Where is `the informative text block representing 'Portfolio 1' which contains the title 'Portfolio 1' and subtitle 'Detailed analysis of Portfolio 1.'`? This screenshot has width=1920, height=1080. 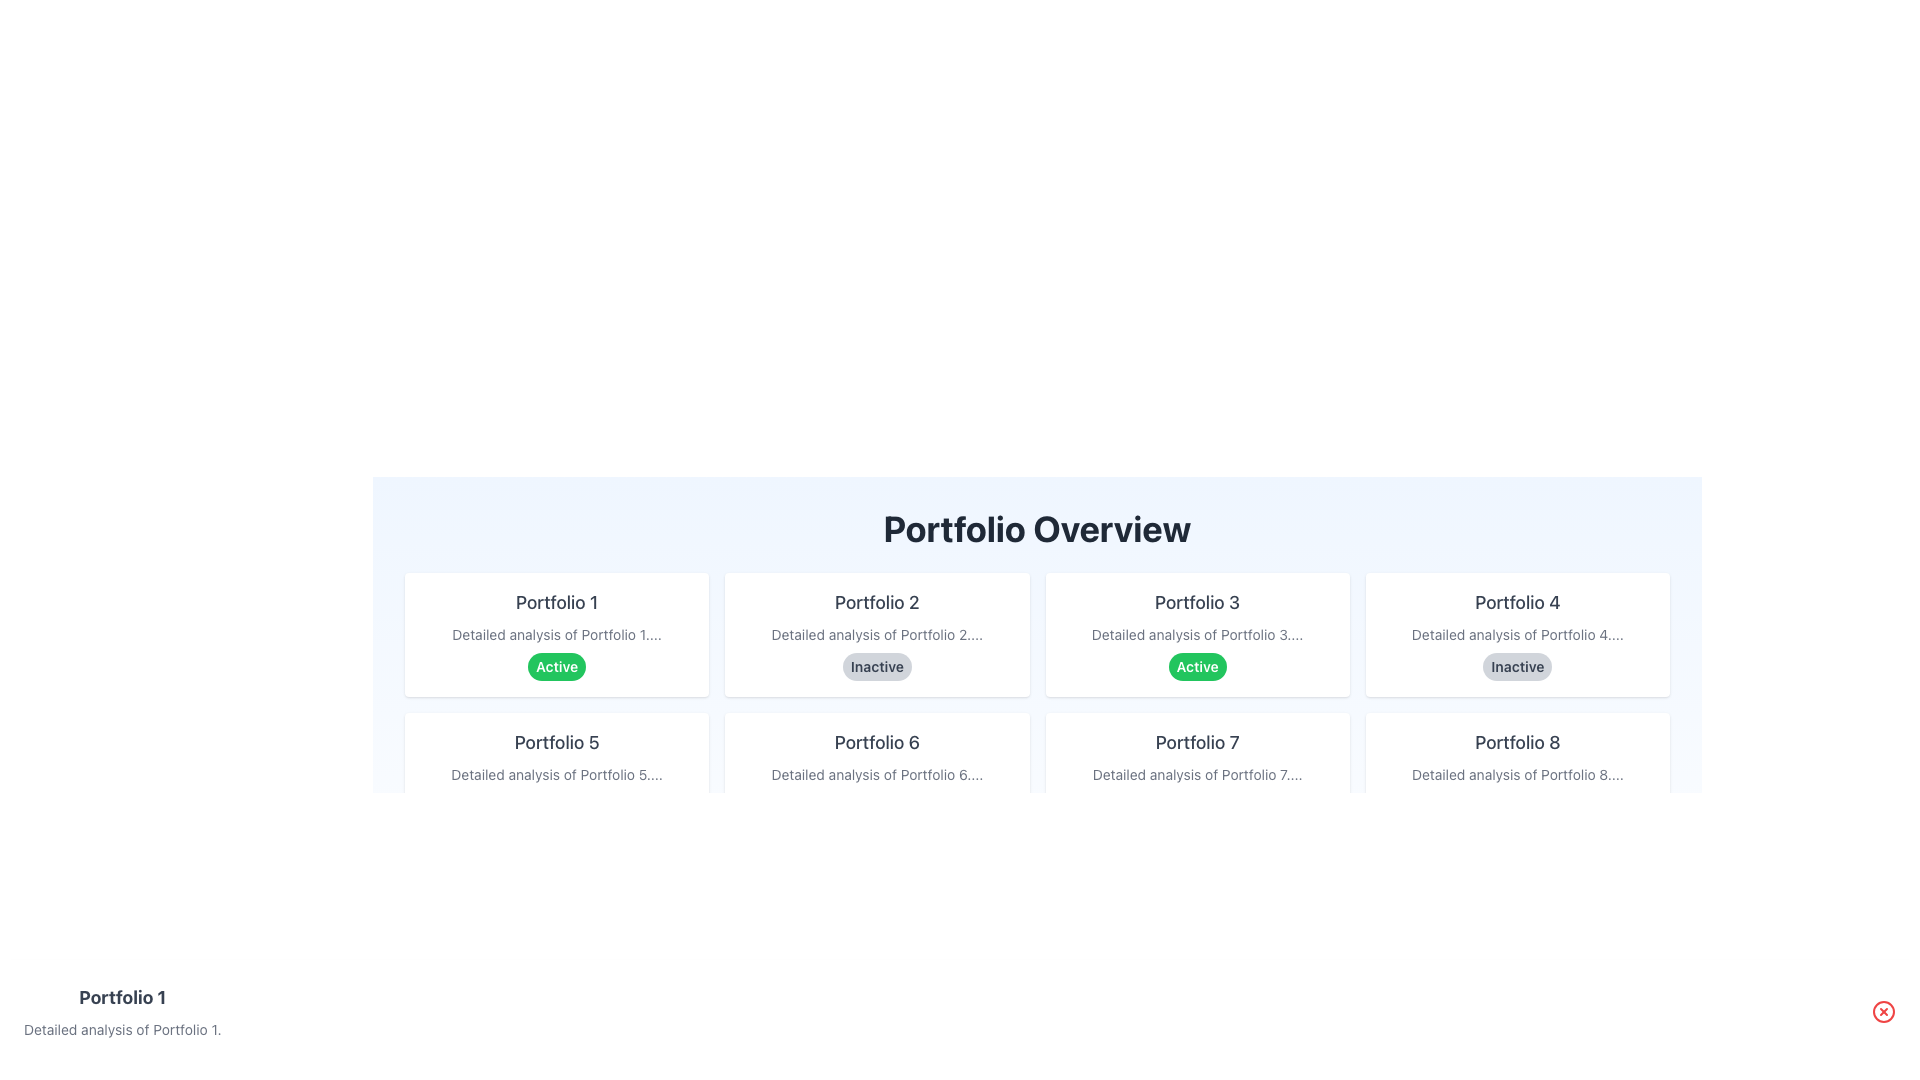
the informative text block representing 'Portfolio 1' which contains the title 'Portfolio 1' and subtitle 'Detailed analysis of Portfolio 1.' is located at coordinates (121, 1011).